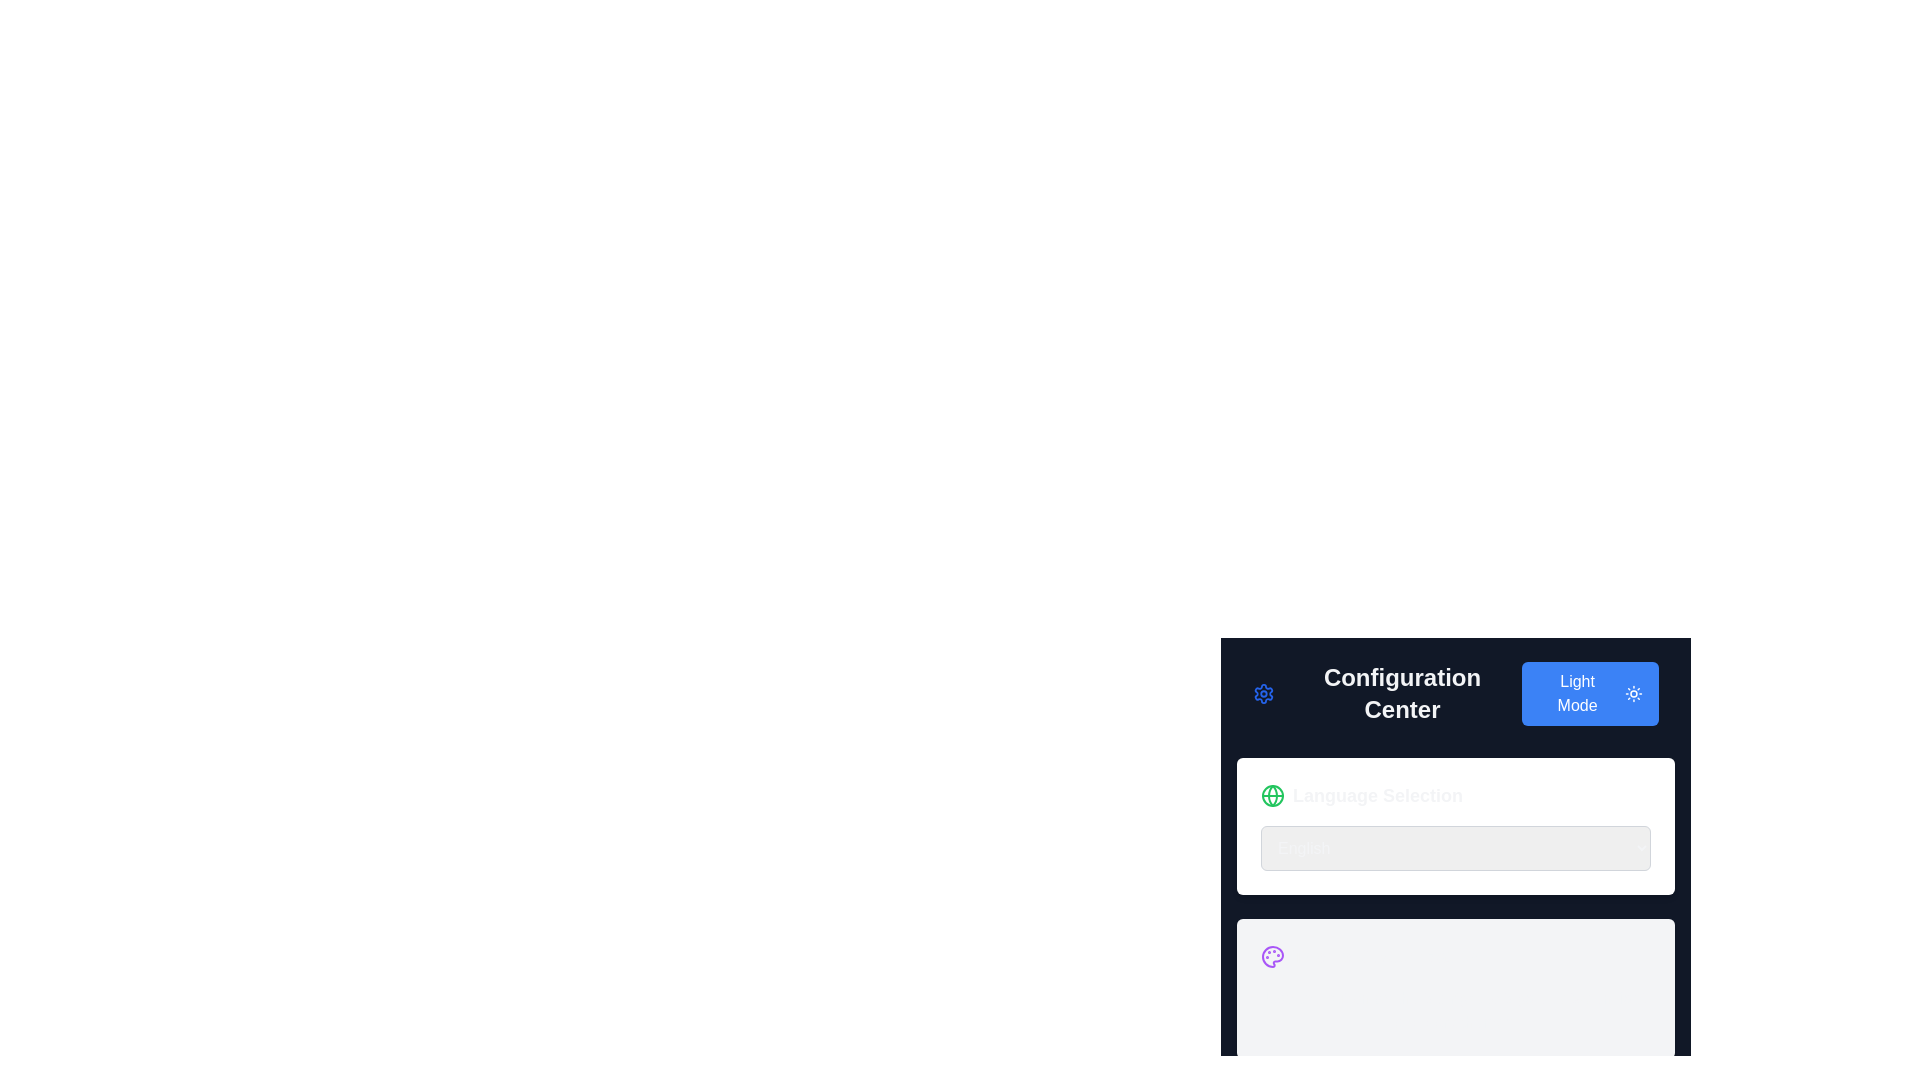 The width and height of the screenshot is (1920, 1080). Describe the element at coordinates (1262, 693) in the screenshot. I see `the settings icon located in the top-left corner of the user interface, next to the 'Configuration Center' text` at that location.